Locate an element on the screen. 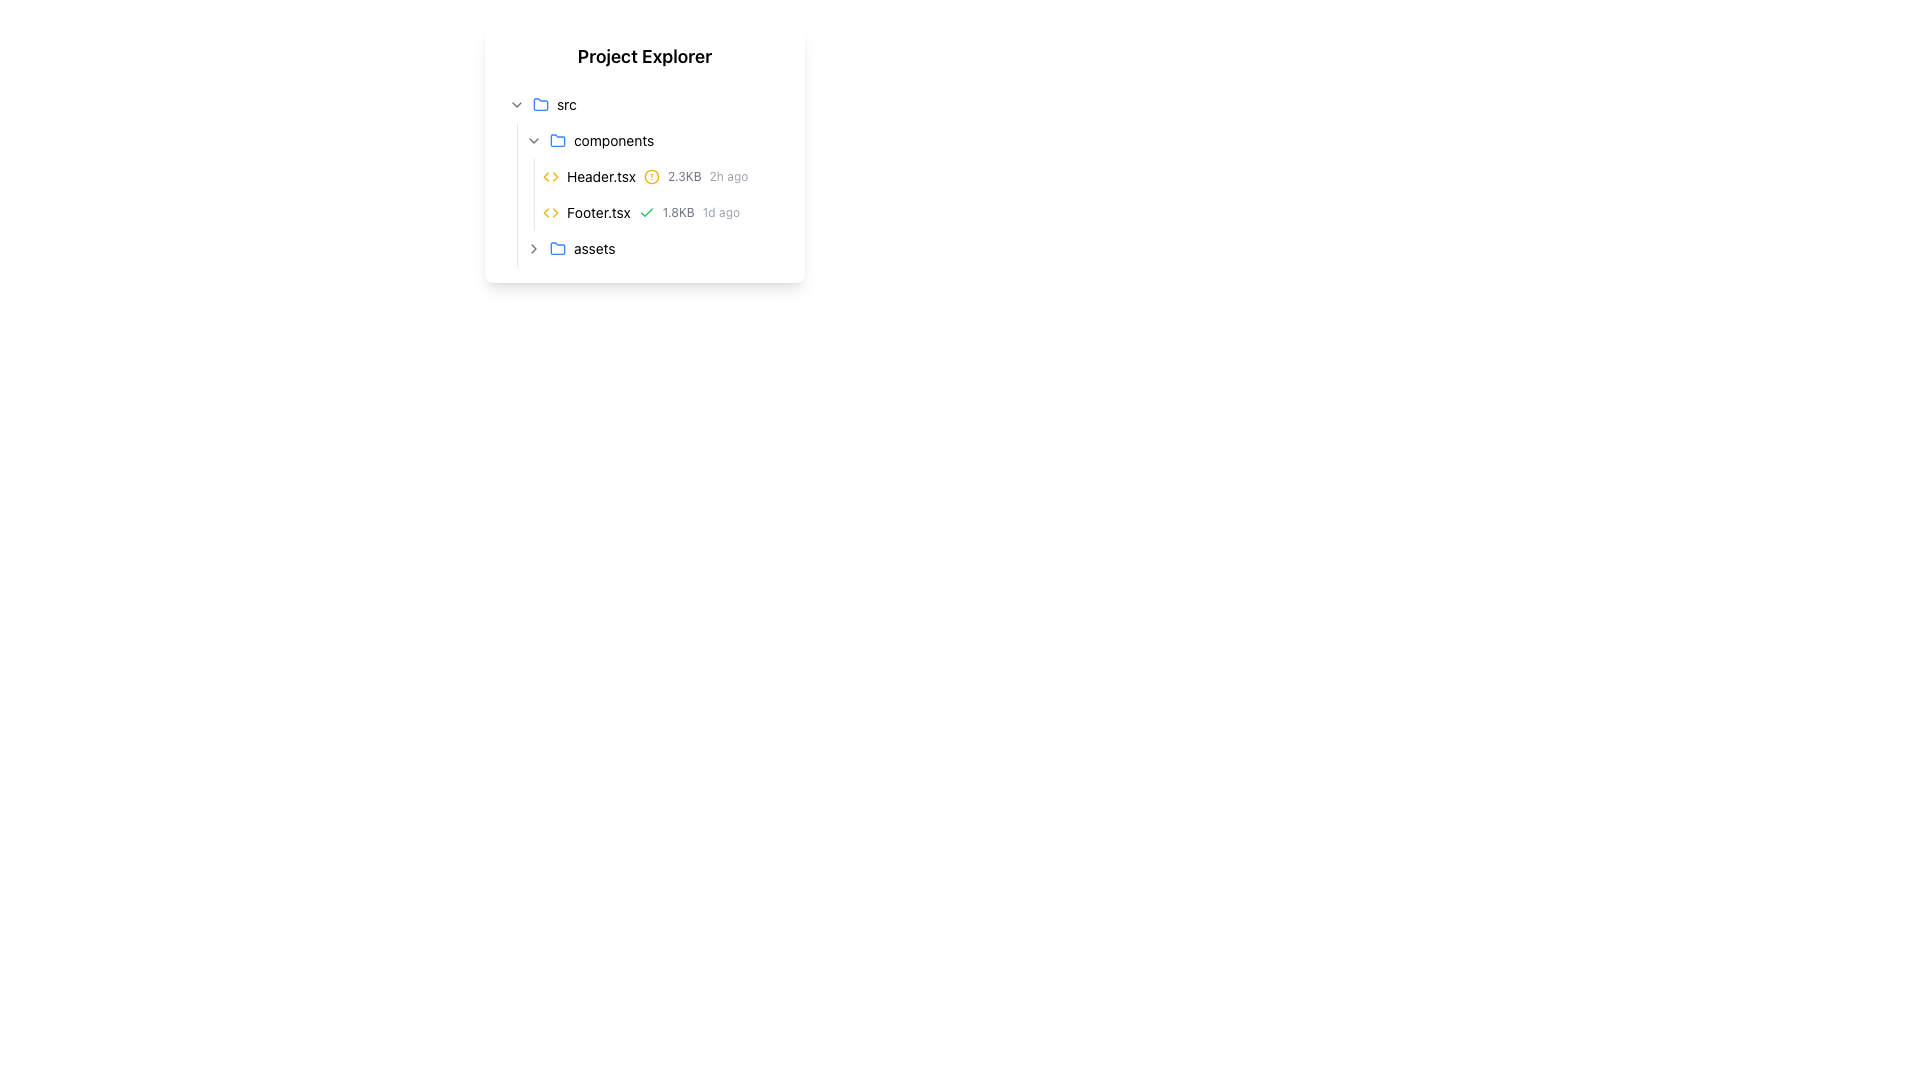  the text label indicating the modification time of the file 'Header.tsx', which shows that it was modified 2 hours ago, located to the right of the size information '2.3KB' is located at coordinates (728, 176).